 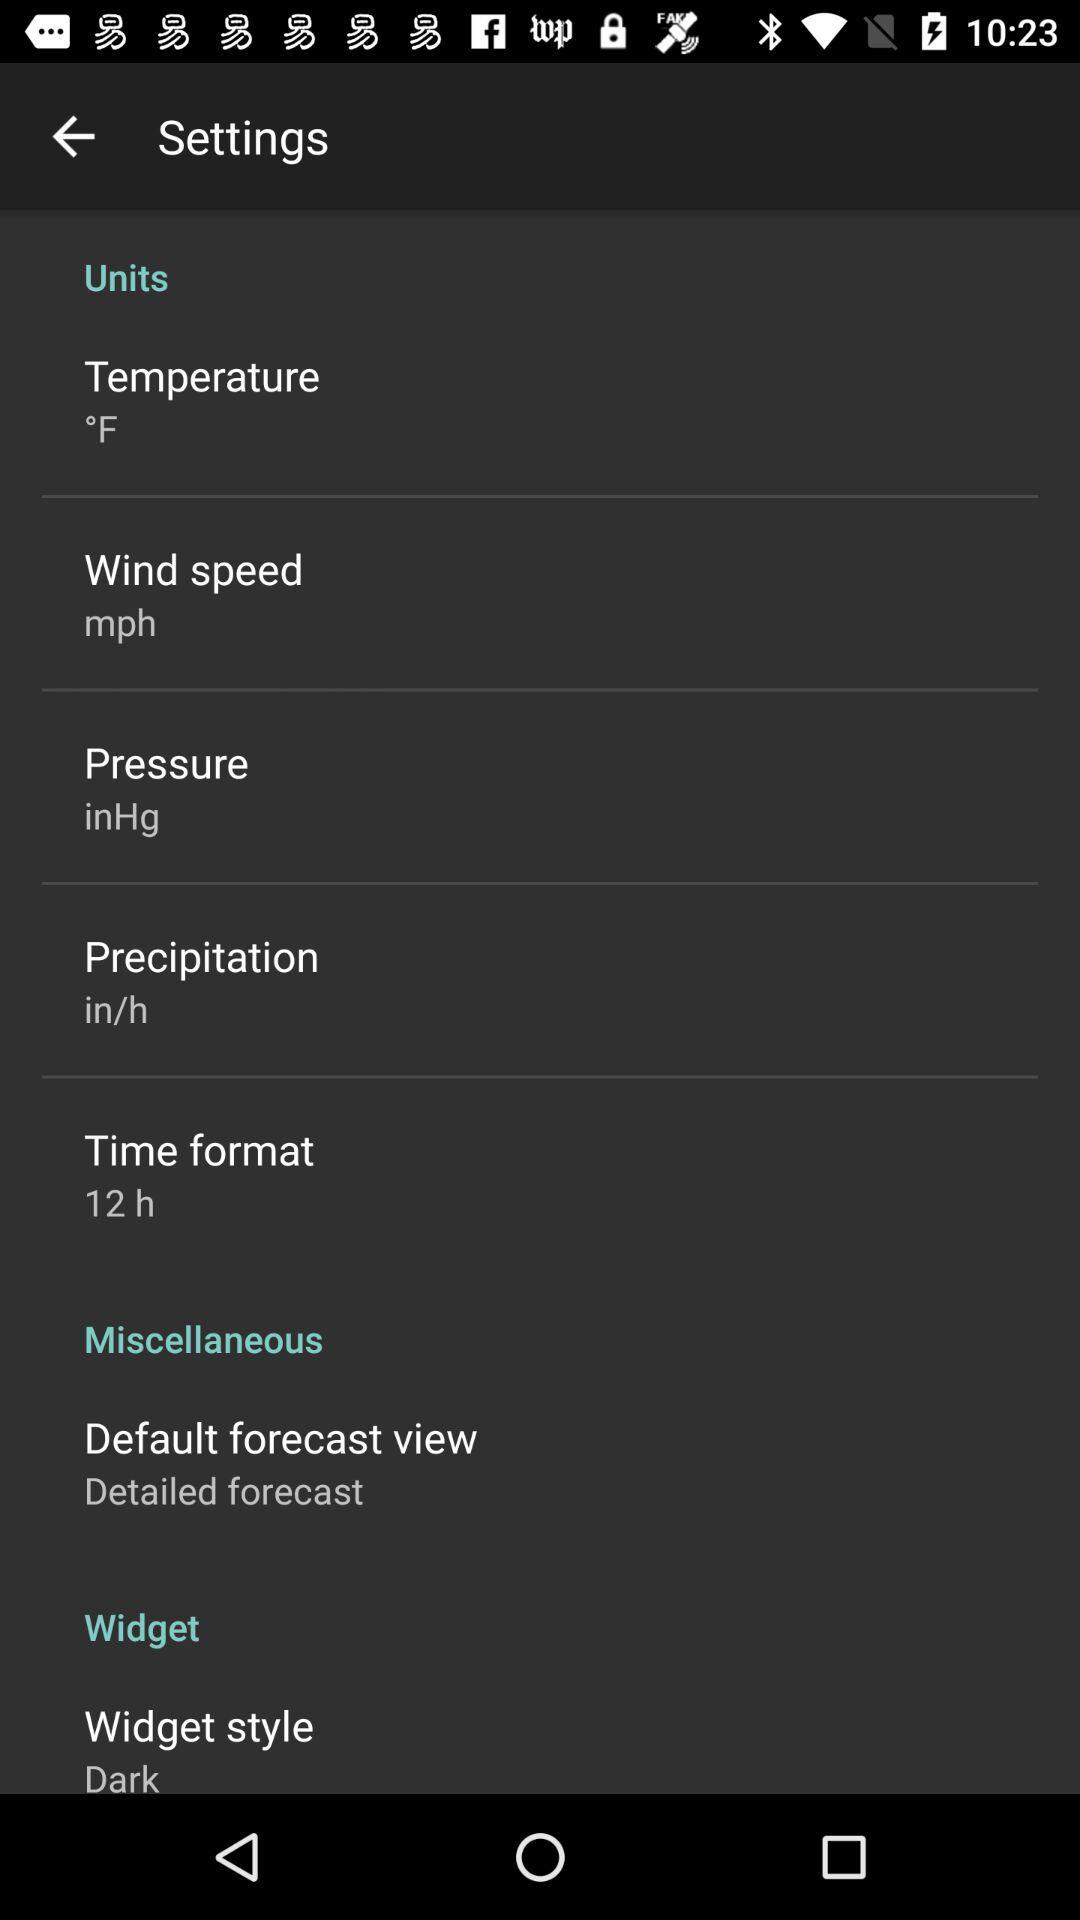 I want to click on icon above the units, so click(x=72, y=135).